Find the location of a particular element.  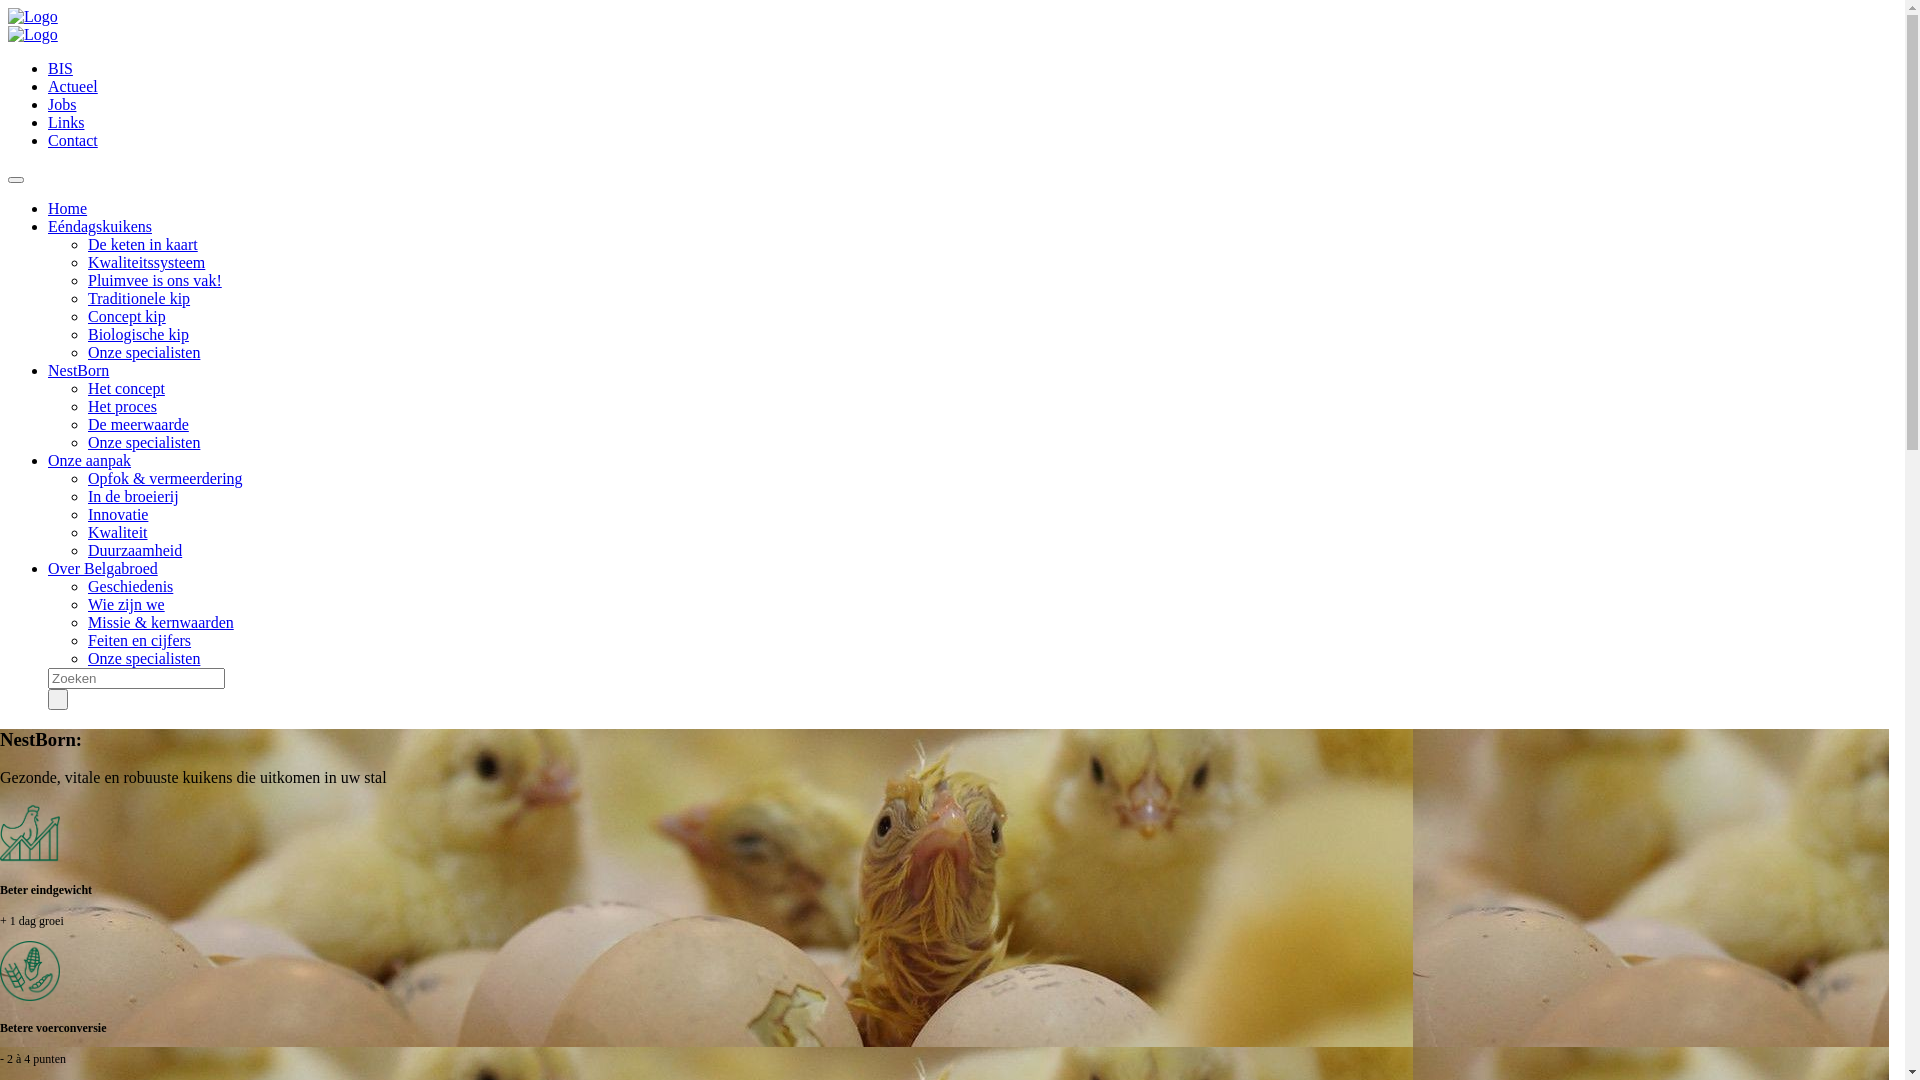

'Biologische kip' is located at coordinates (137, 333).